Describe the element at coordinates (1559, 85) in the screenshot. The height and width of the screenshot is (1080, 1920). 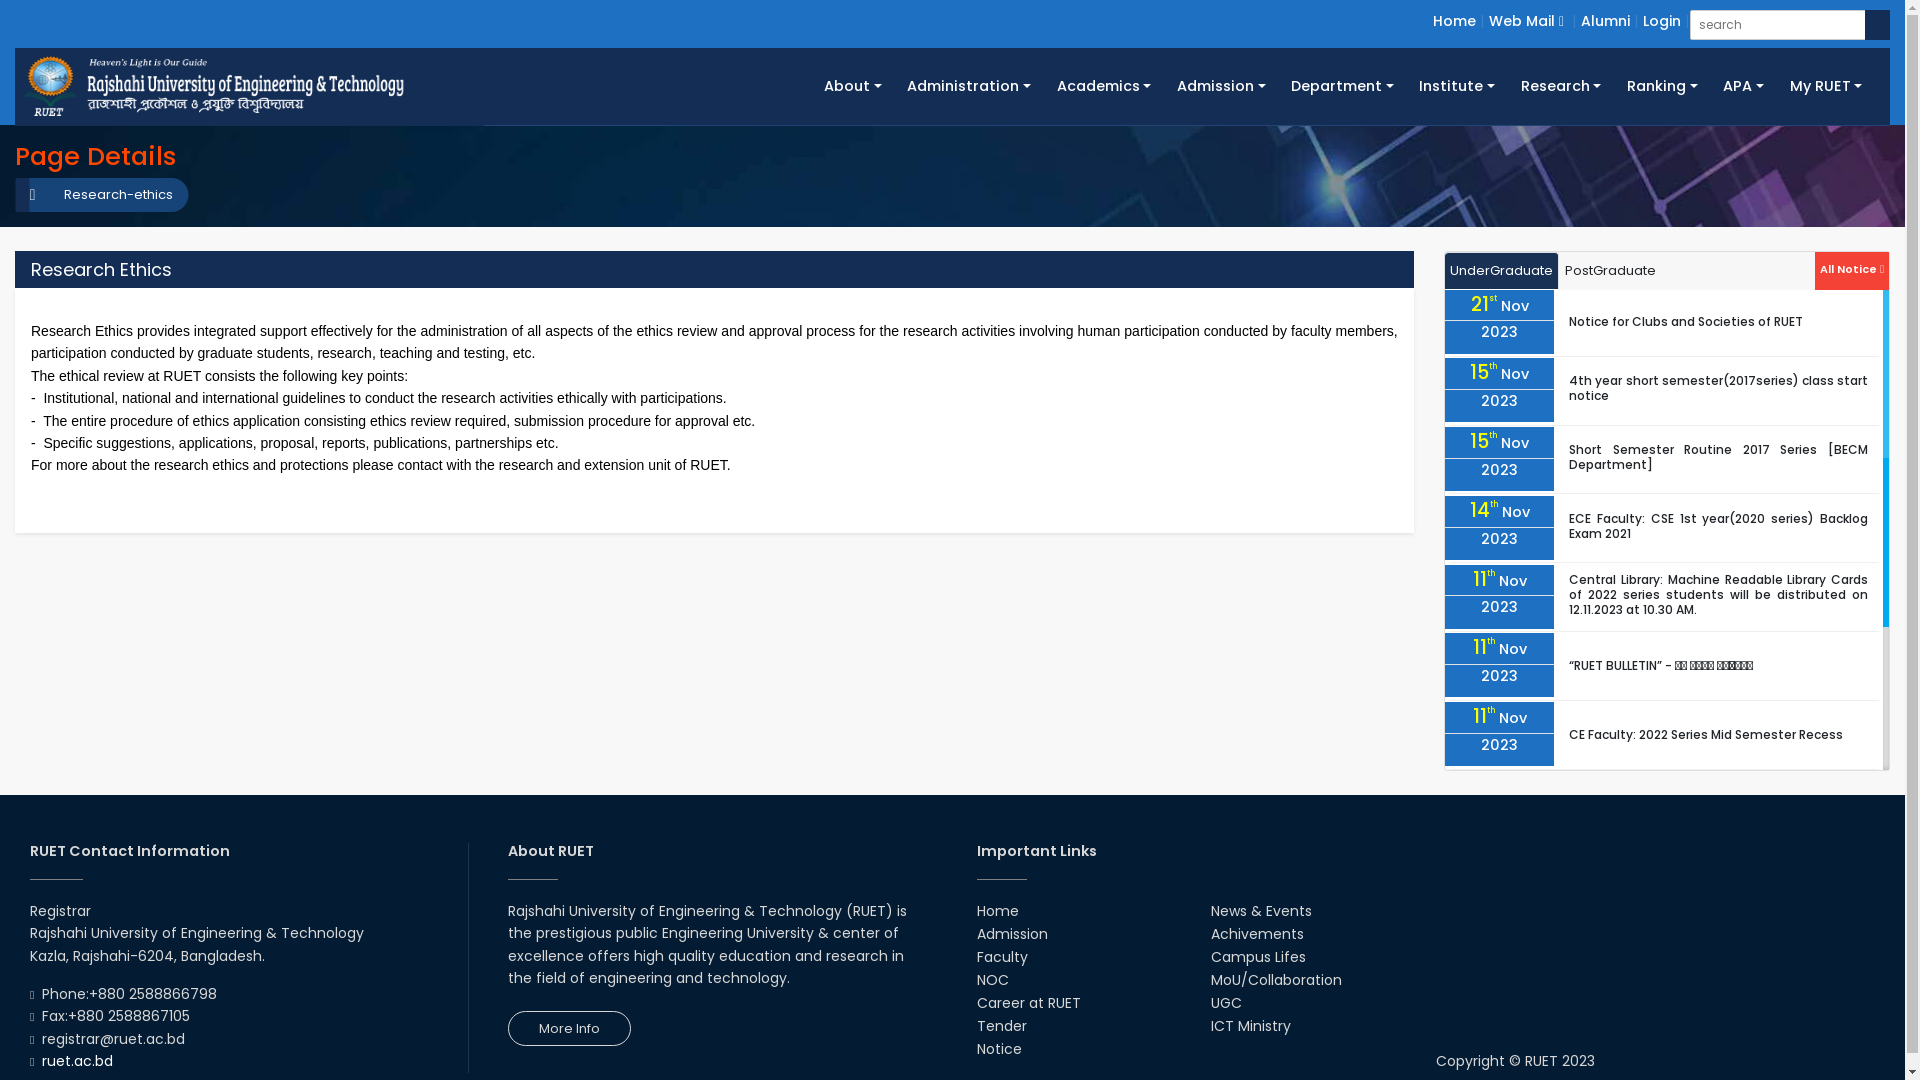
I see `'Research'` at that location.